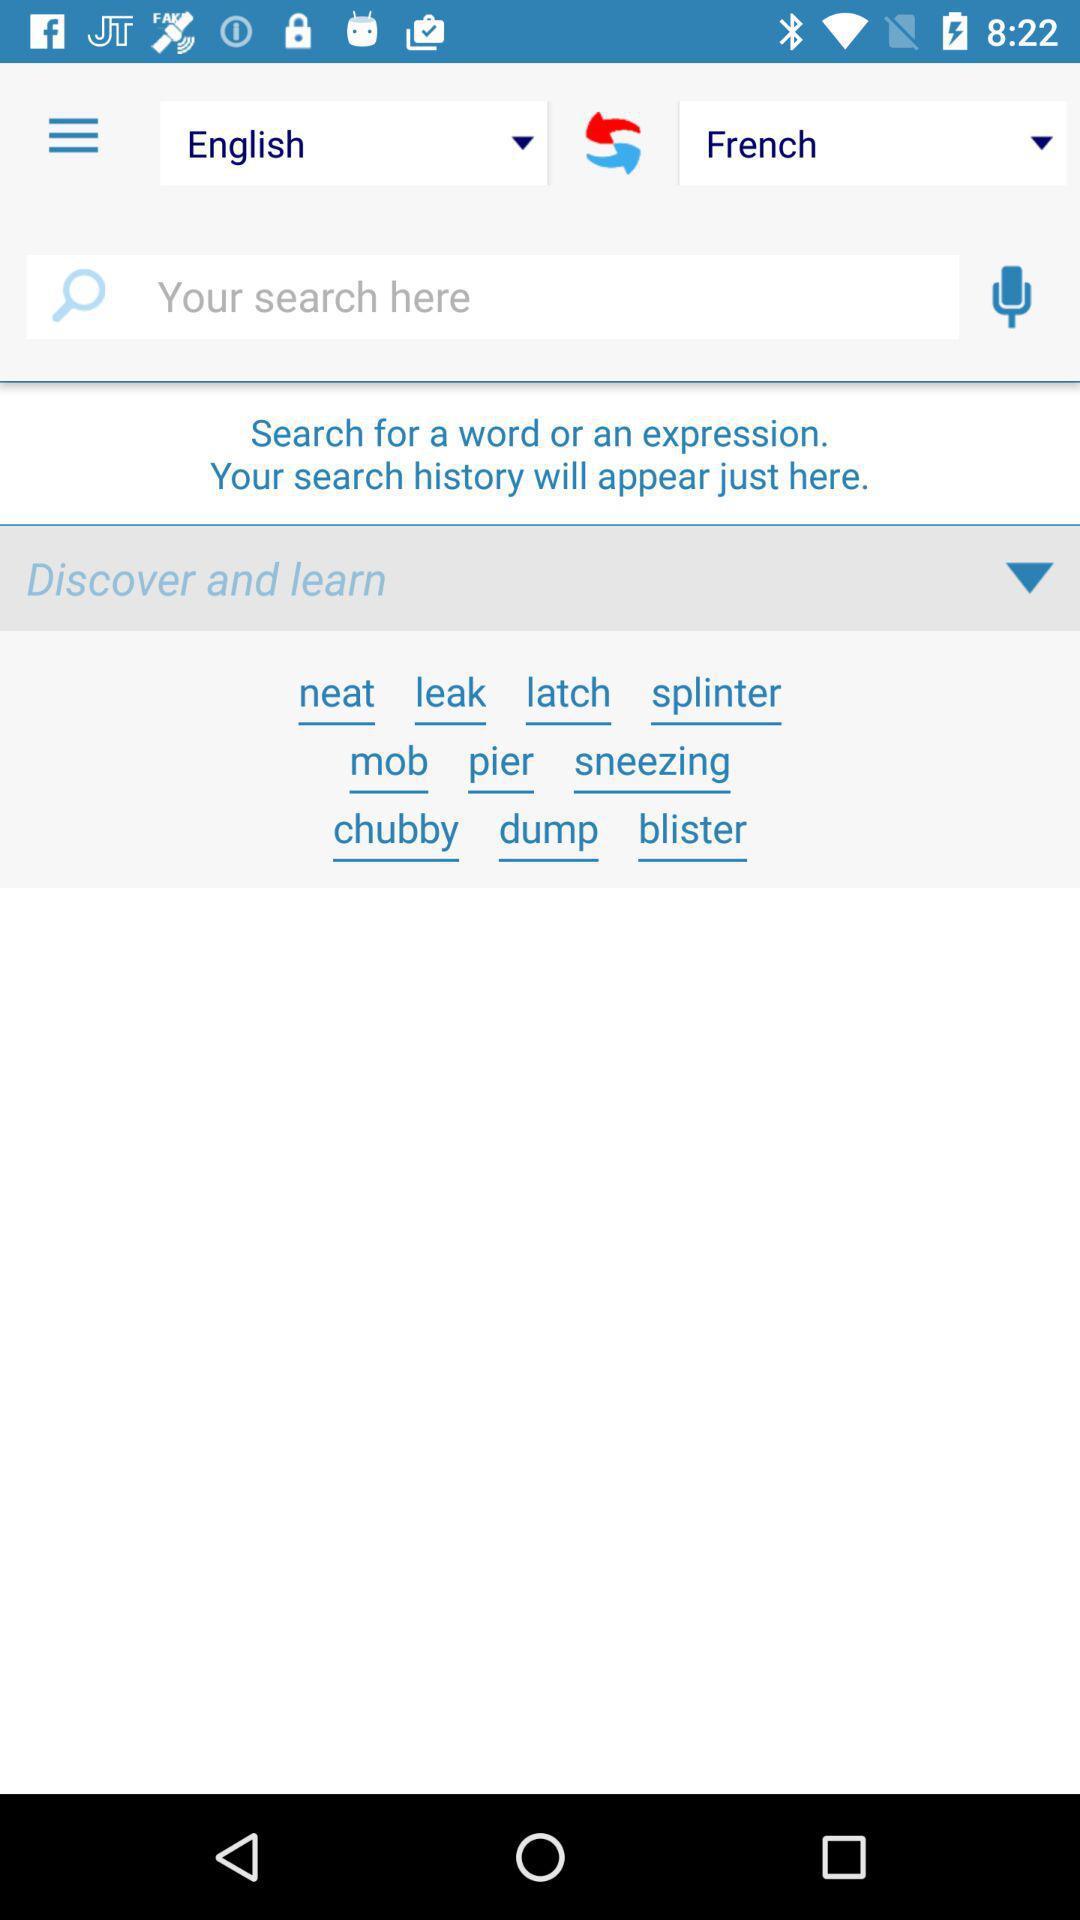 The image size is (1080, 1920). What do you see at coordinates (612, 142) in the screenshot?
I see `icon next to the english icon` at bounding box center [612, 142].